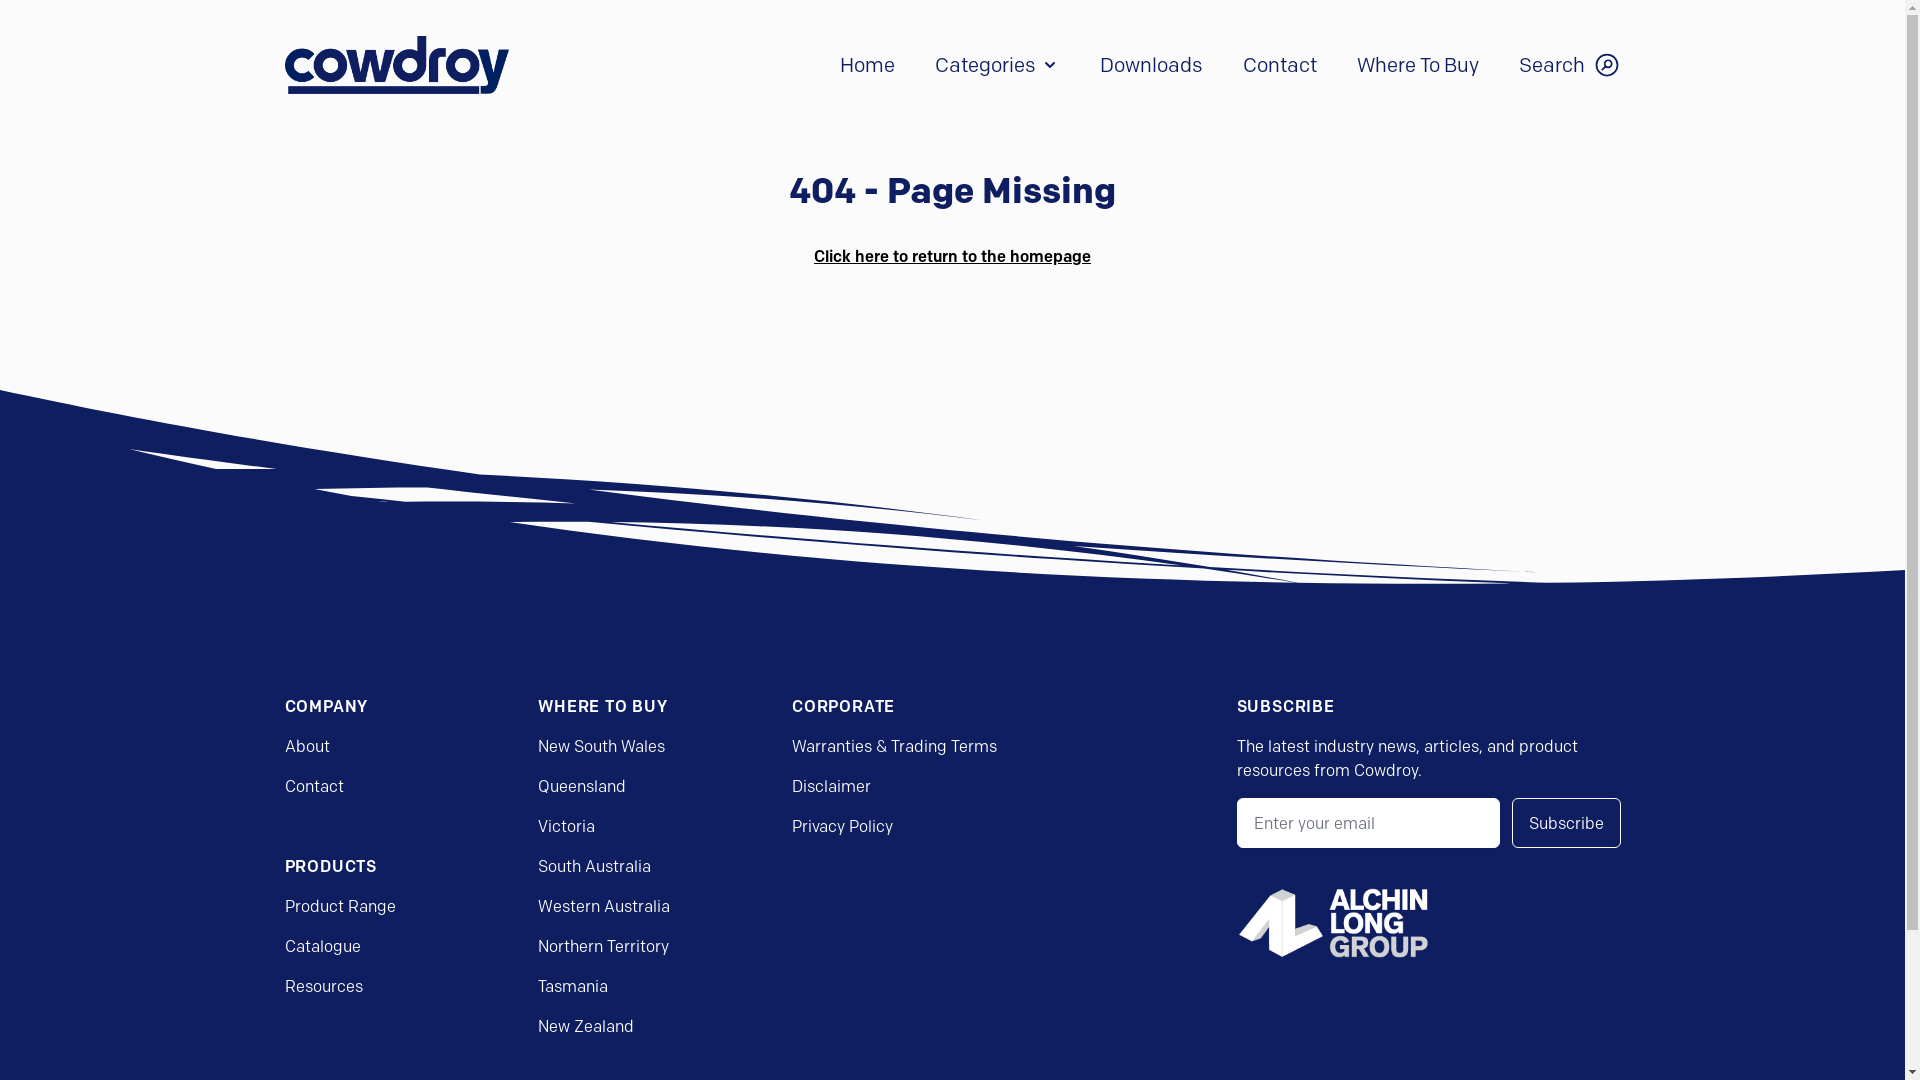  Describe the element at coordinates (282, 785) in the screenshot. I see `'Contact'` at that location.